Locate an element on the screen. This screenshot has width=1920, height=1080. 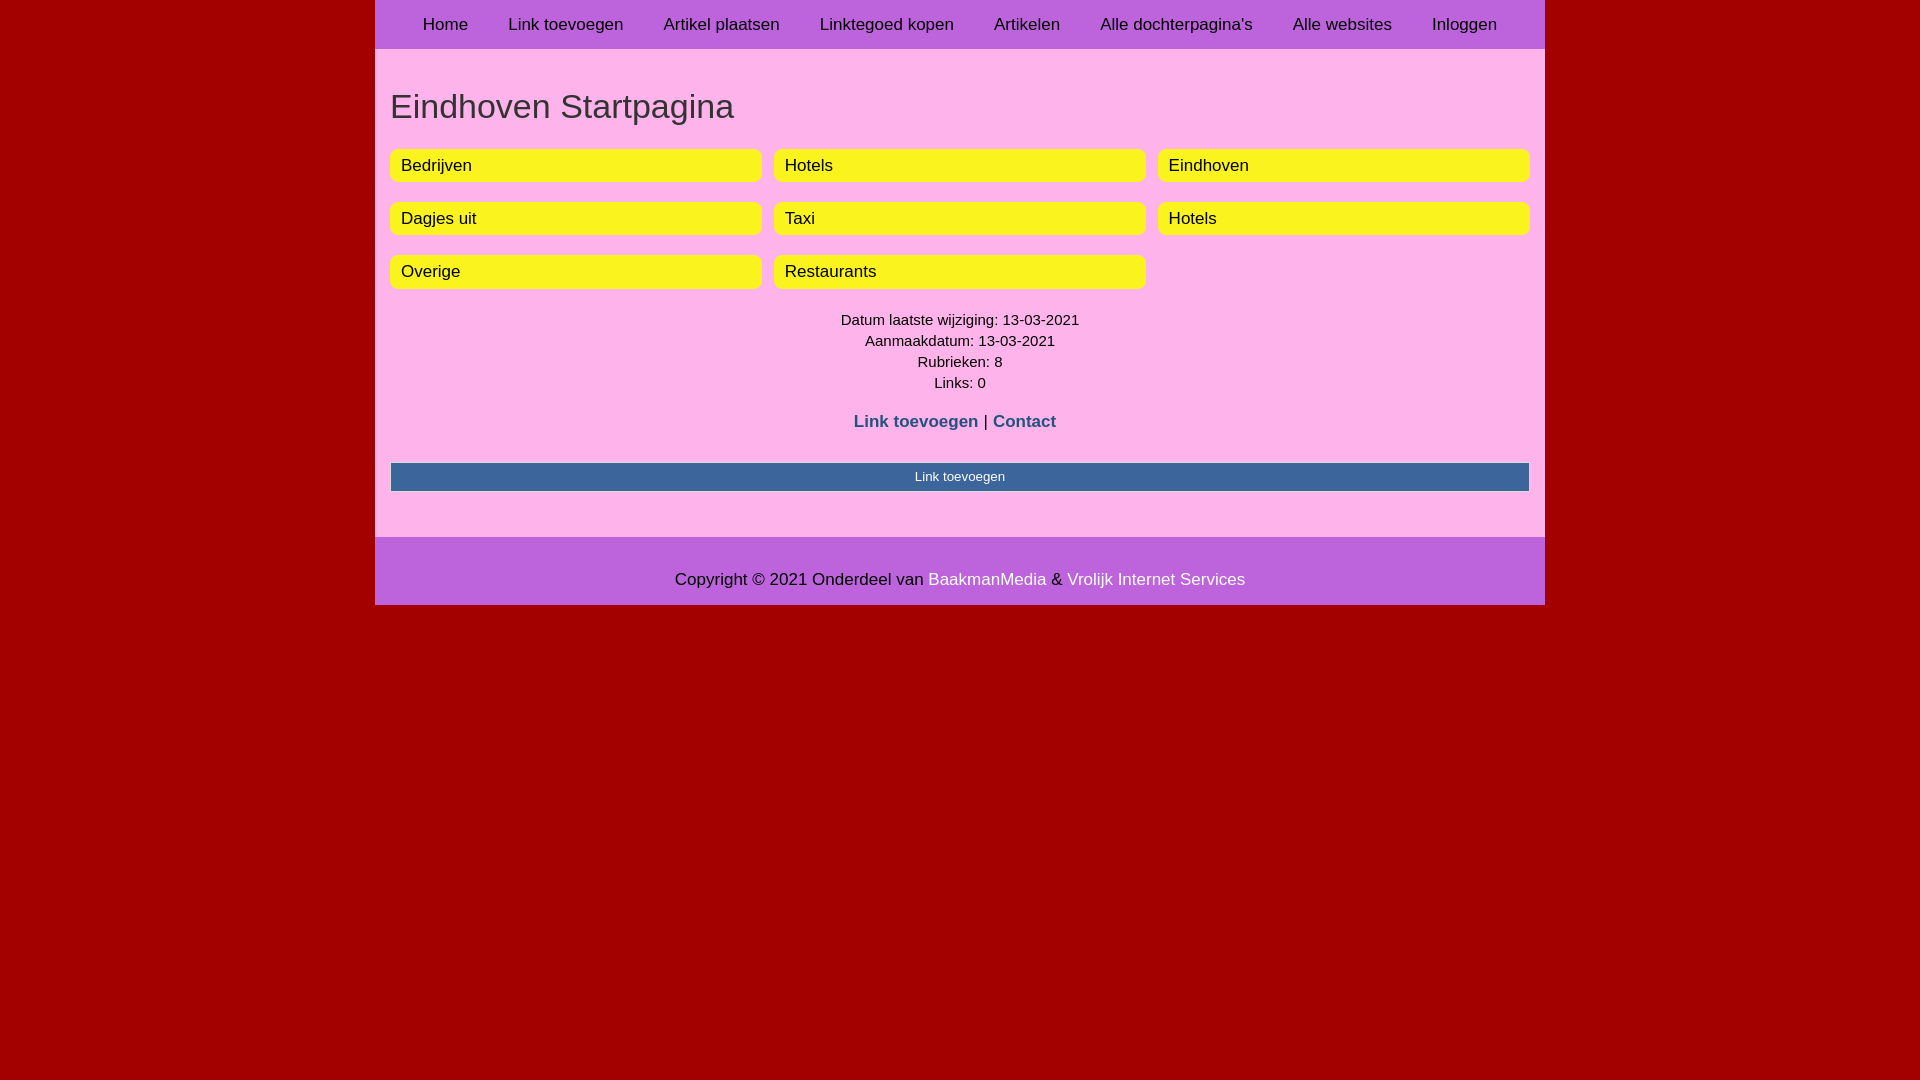
'Bedrijven' is located at coordinates (435, 164).